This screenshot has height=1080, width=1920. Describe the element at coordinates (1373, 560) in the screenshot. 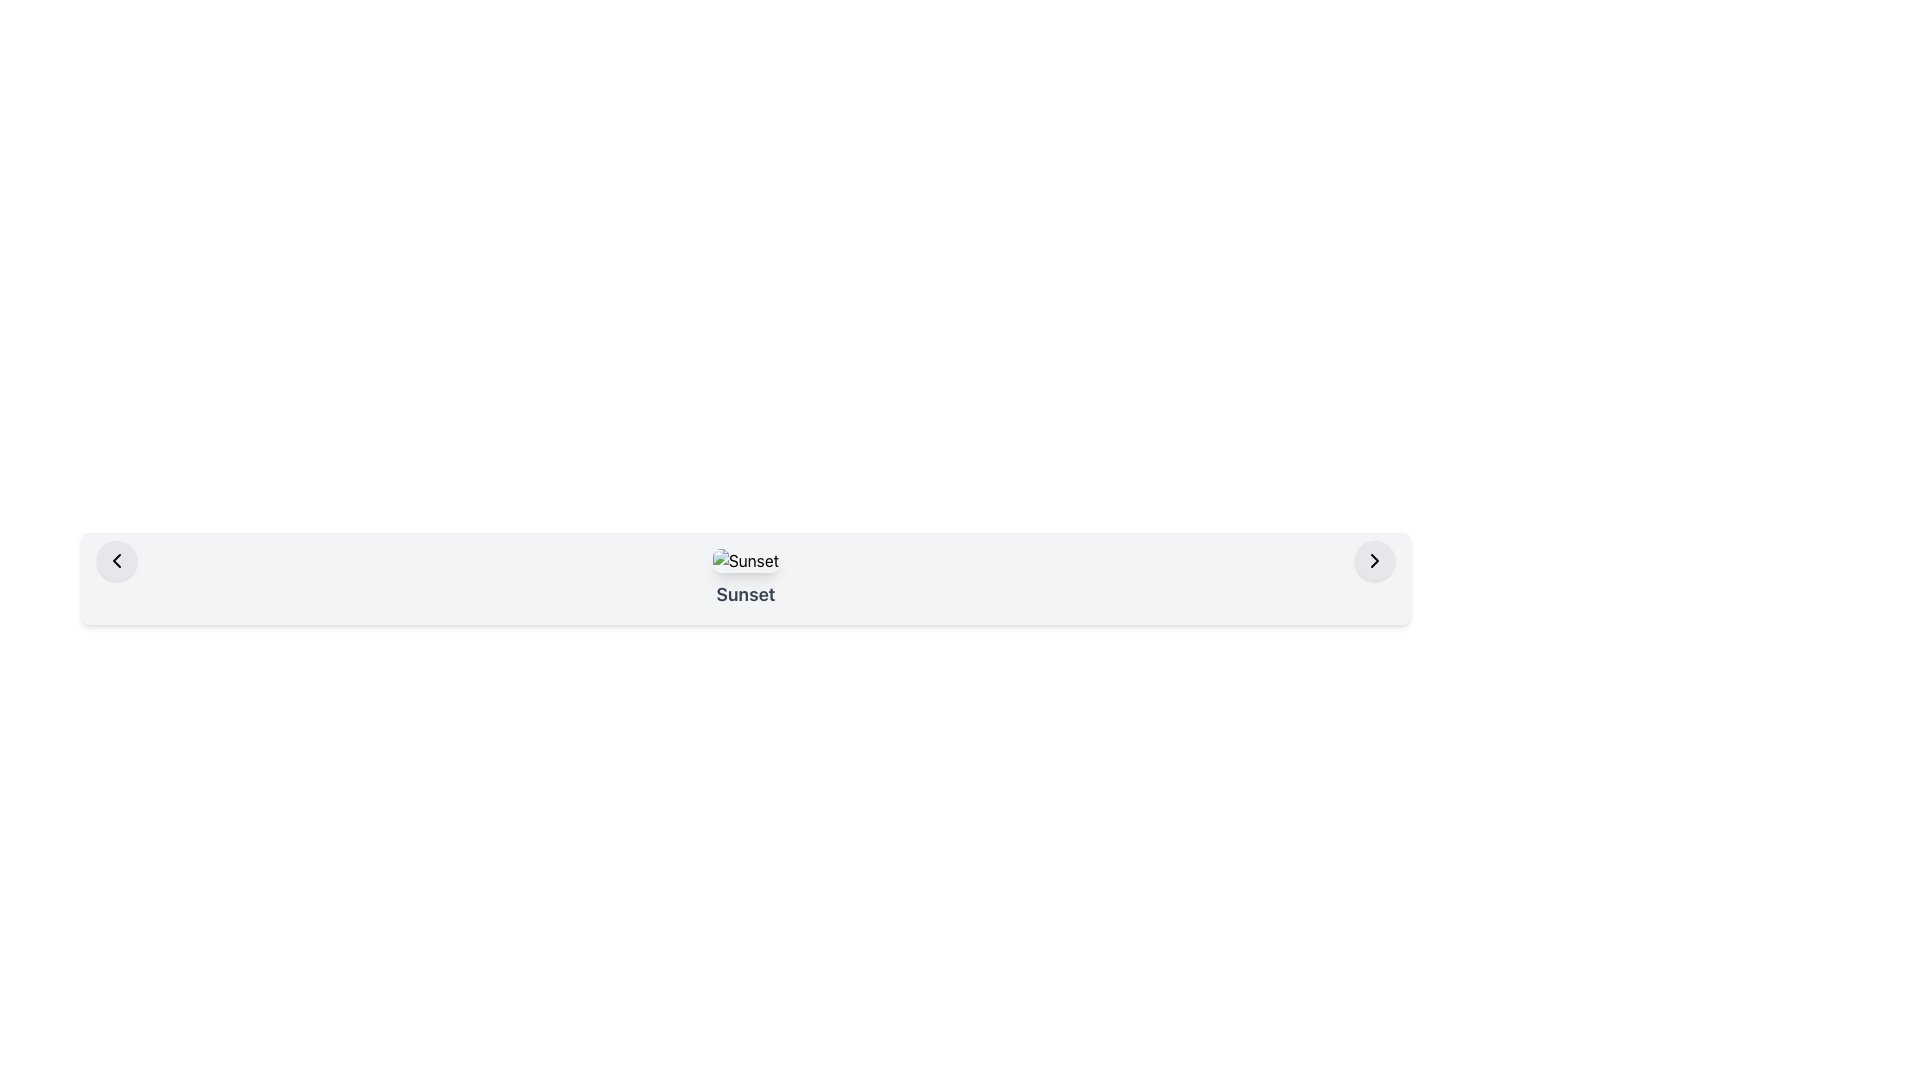

I see `the round button with a light gray background and a black right-facing chevron icon` at that location.